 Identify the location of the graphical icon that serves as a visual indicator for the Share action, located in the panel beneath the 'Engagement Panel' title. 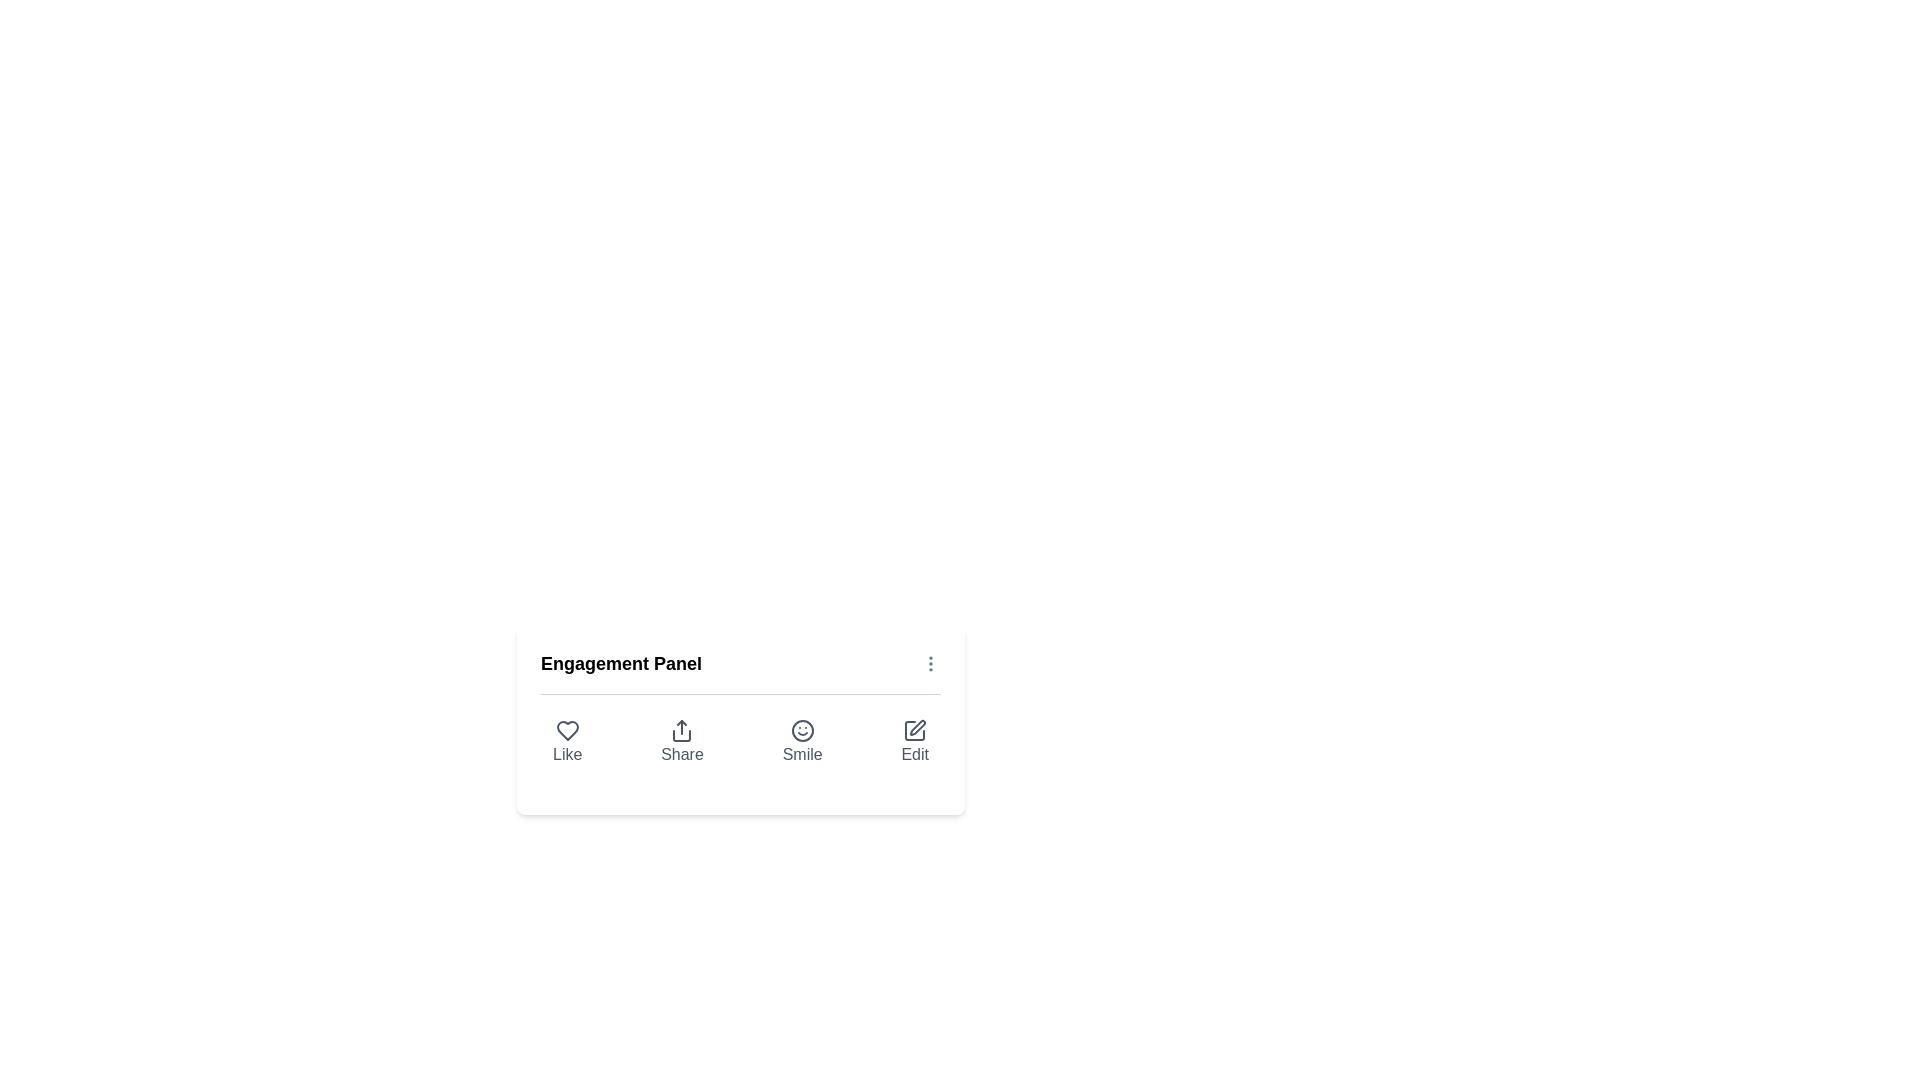
(682, 731).